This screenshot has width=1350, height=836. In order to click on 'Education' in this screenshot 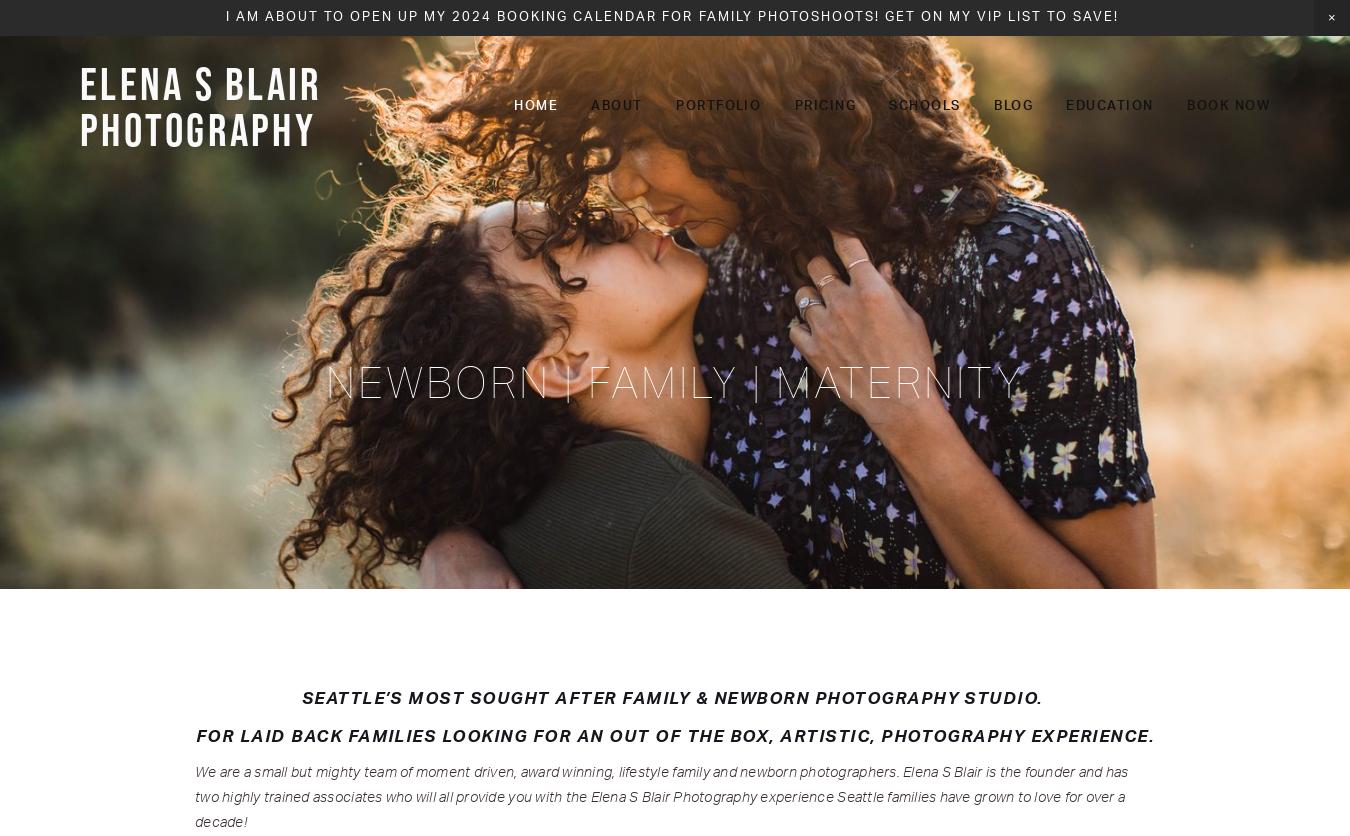, I will do `click(1109, 105)`.